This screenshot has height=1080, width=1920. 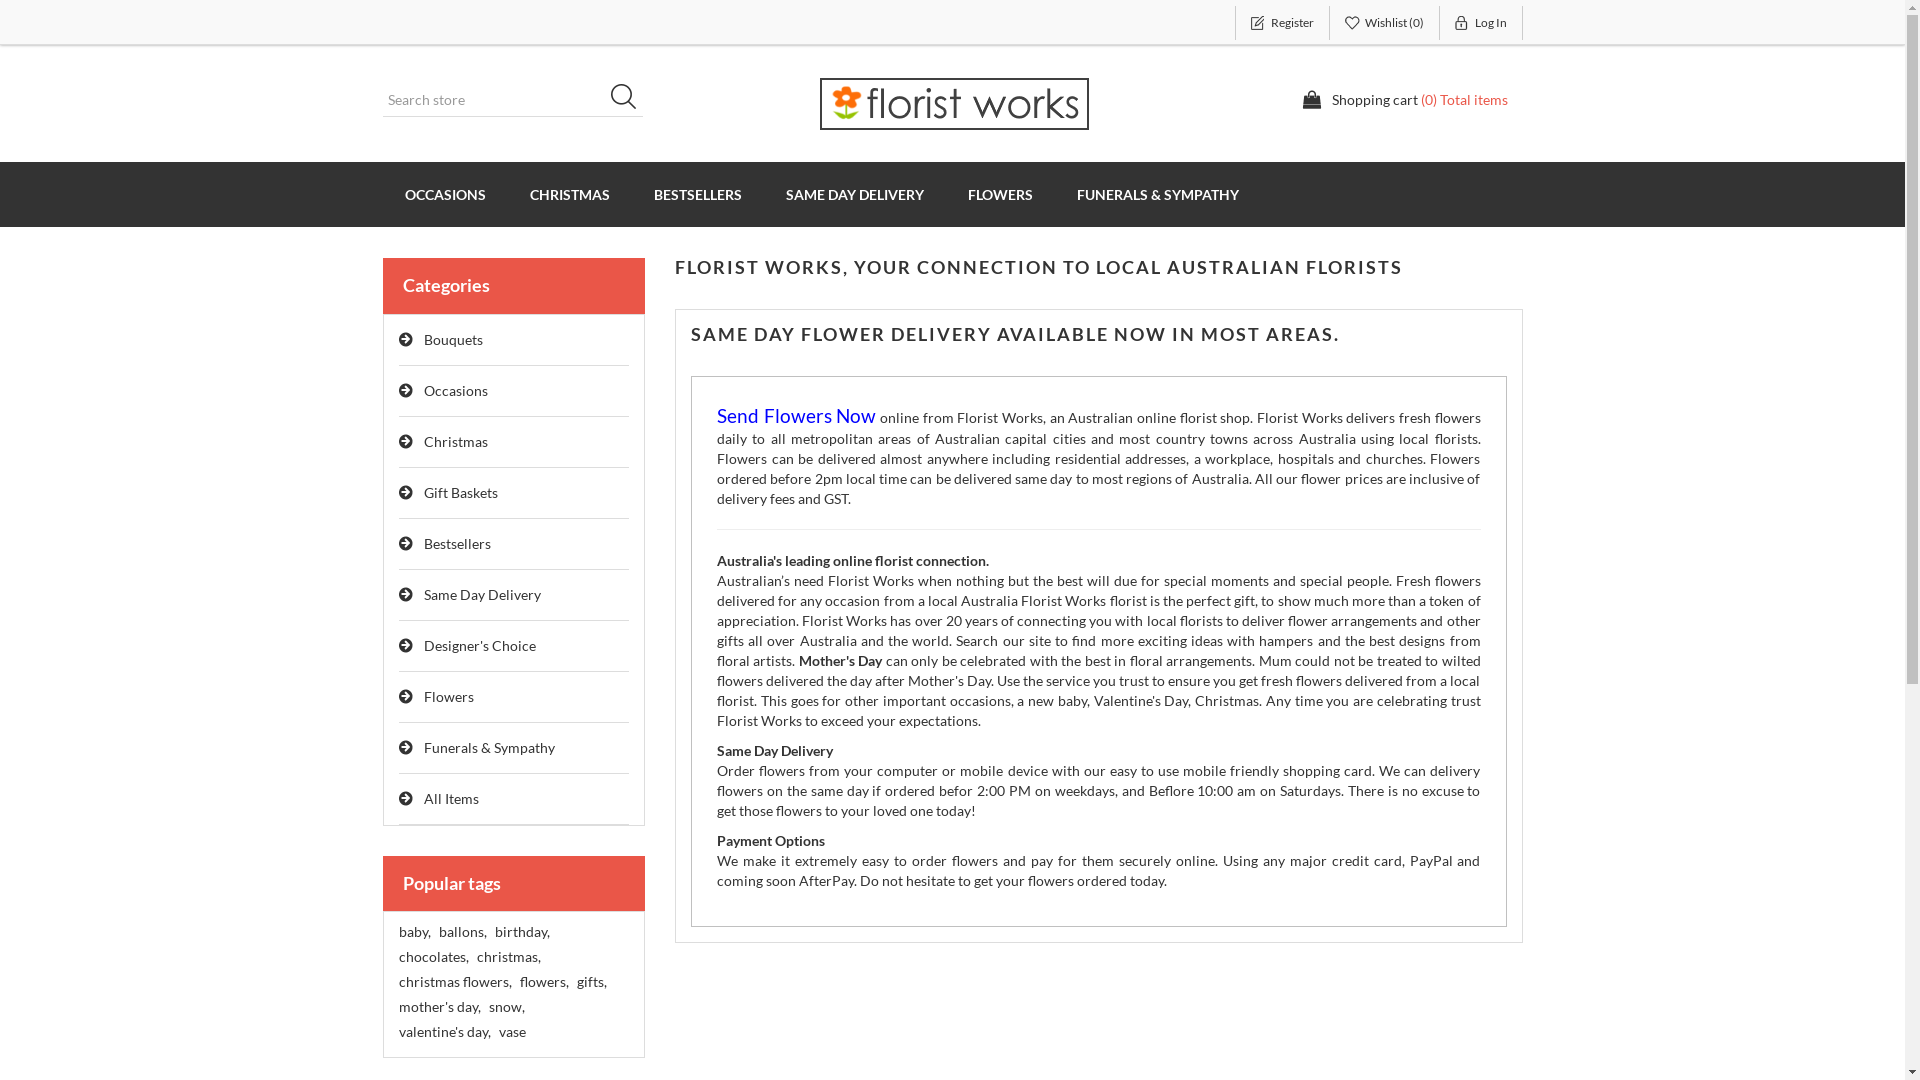 I want to click on 'vase', so click(x=511, y=1032).